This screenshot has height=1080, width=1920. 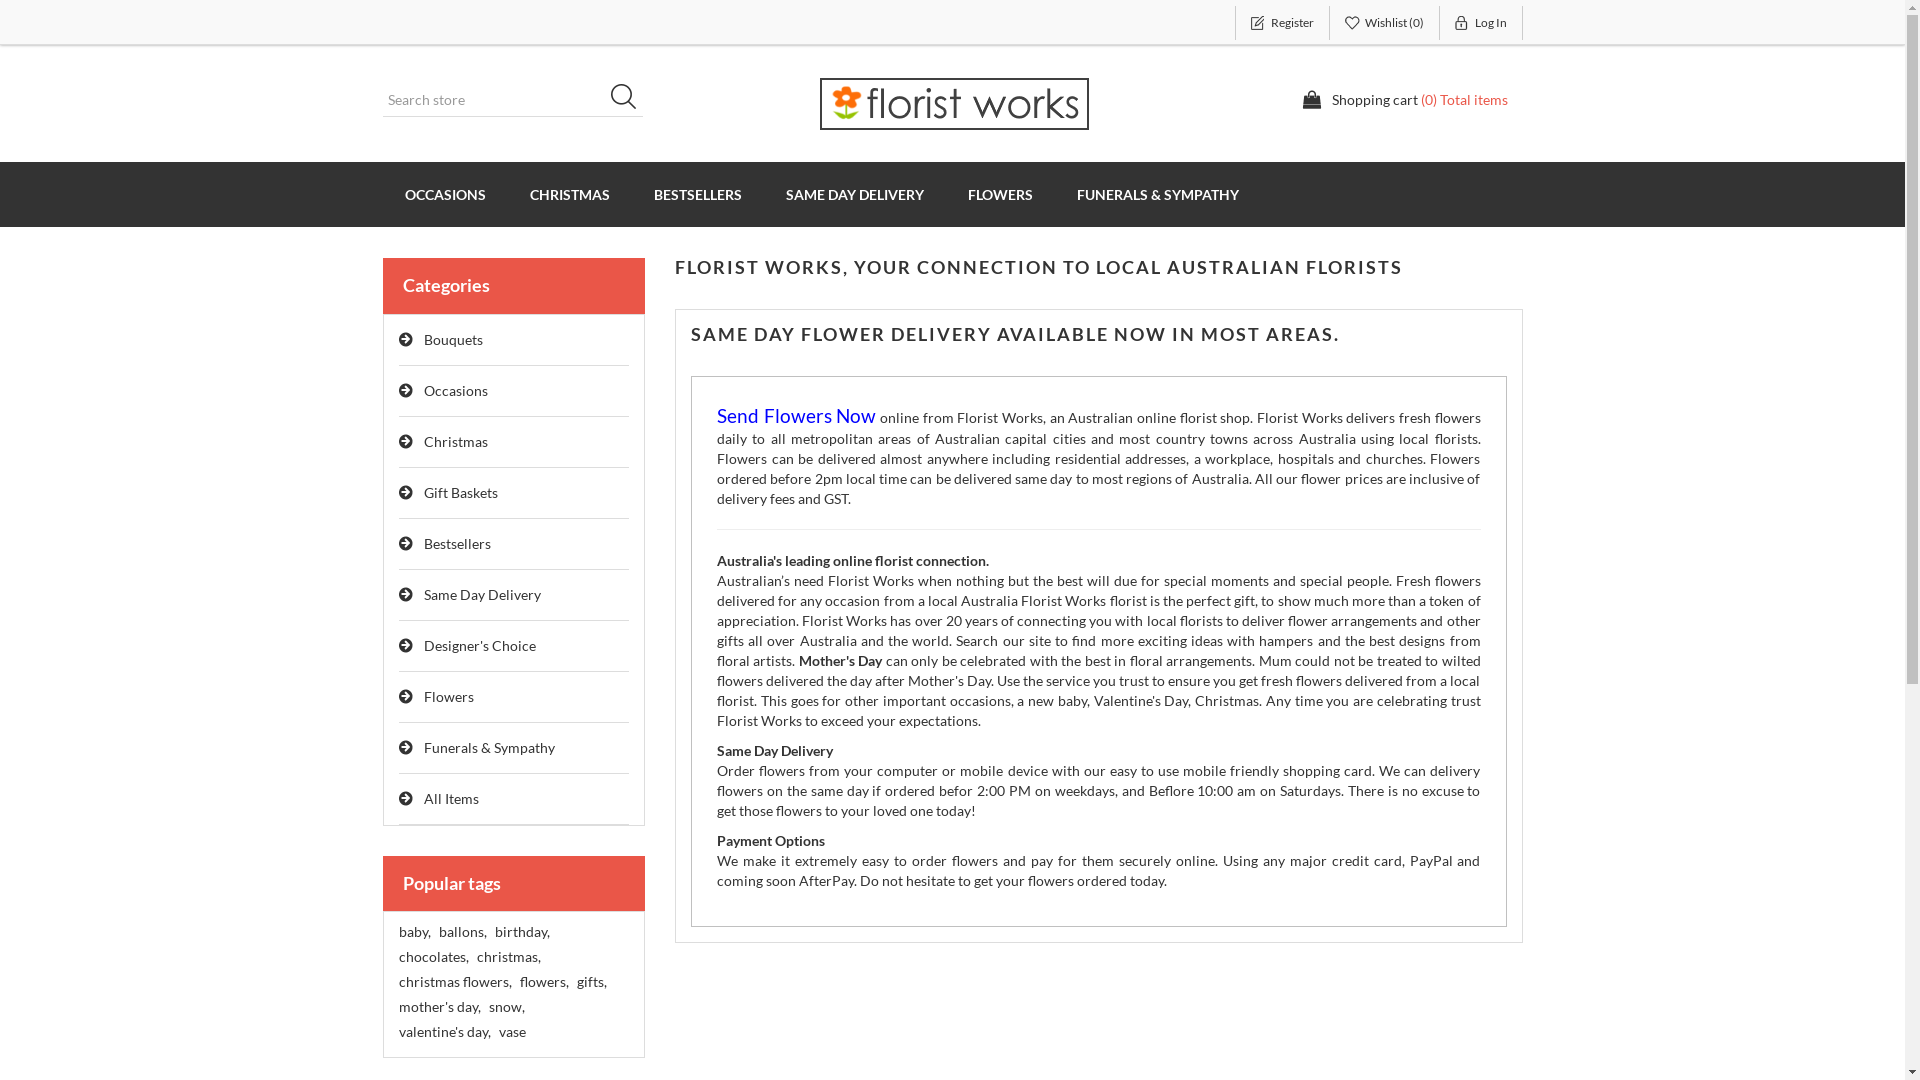 I want to click on 'vase', so click(x=511, y=1032).